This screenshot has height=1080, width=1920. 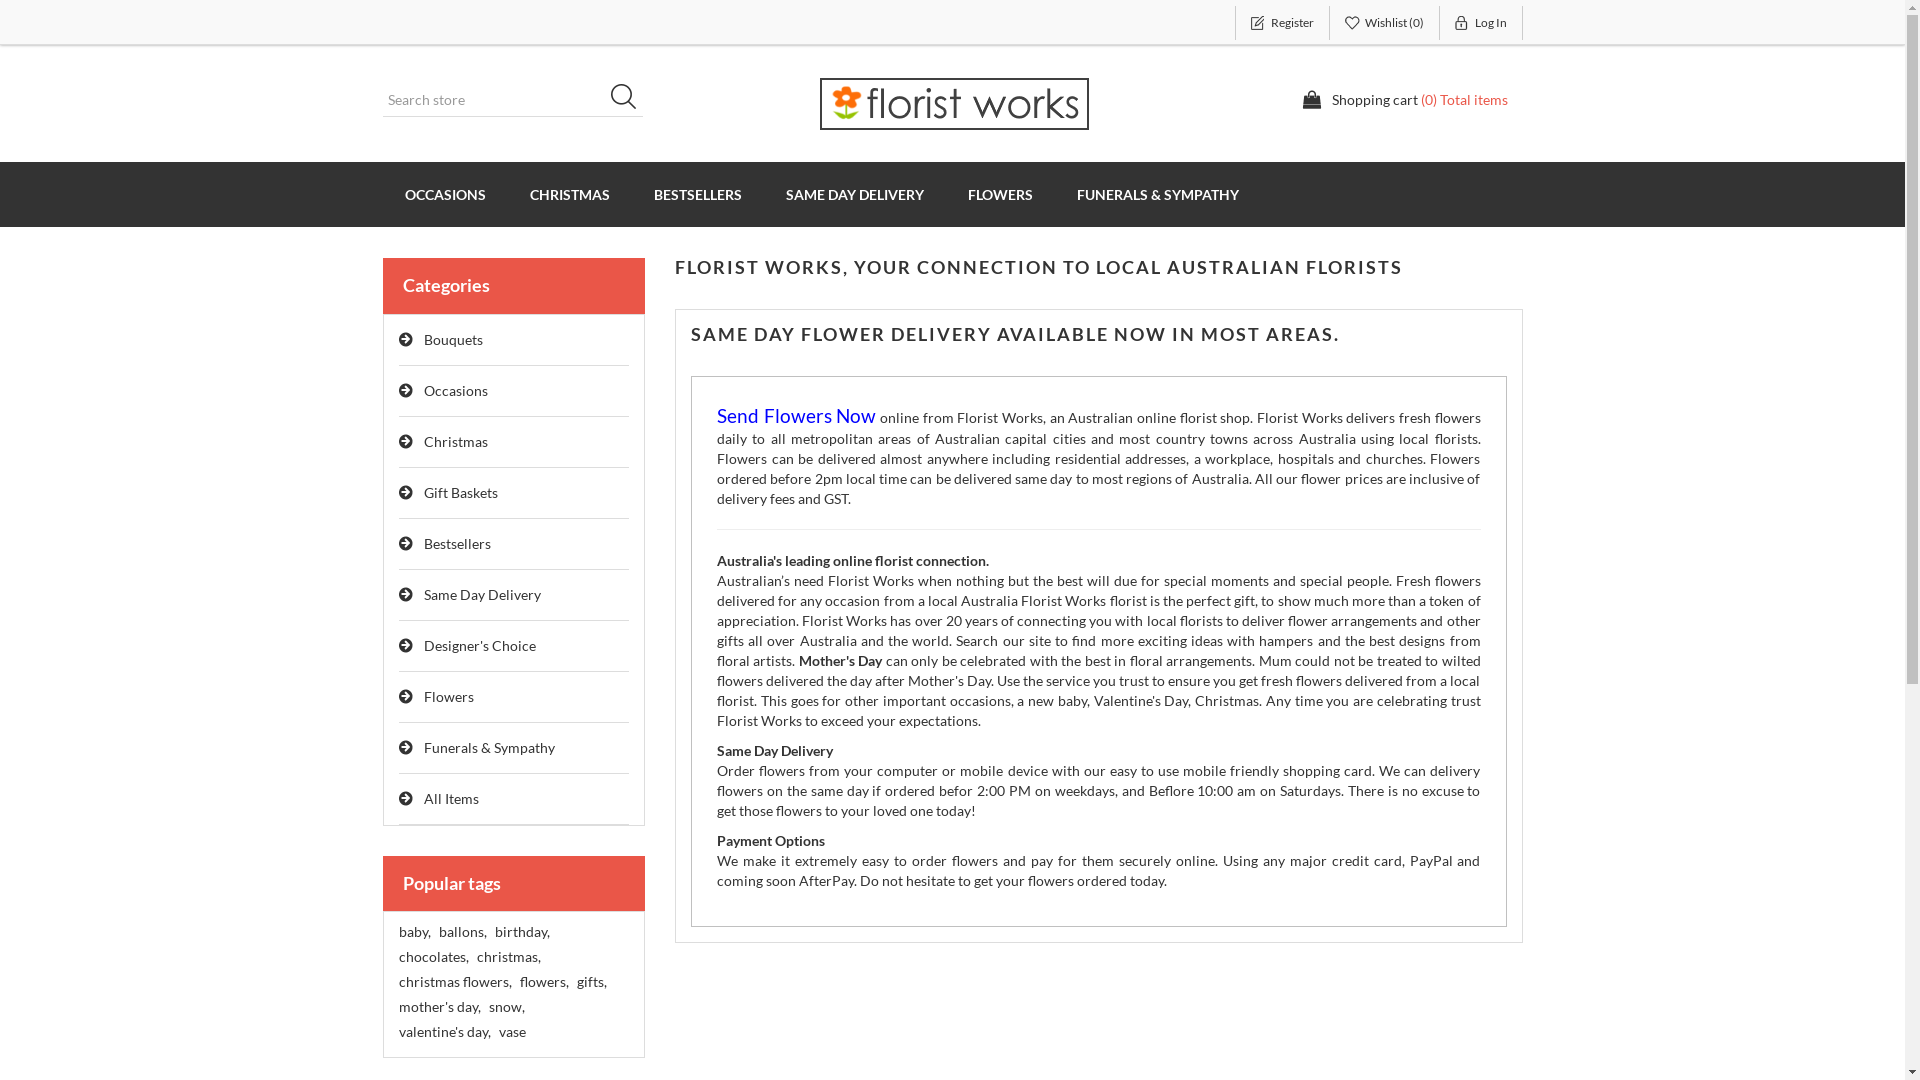 I want to click on 'vase', so click(x=511, y=1032).